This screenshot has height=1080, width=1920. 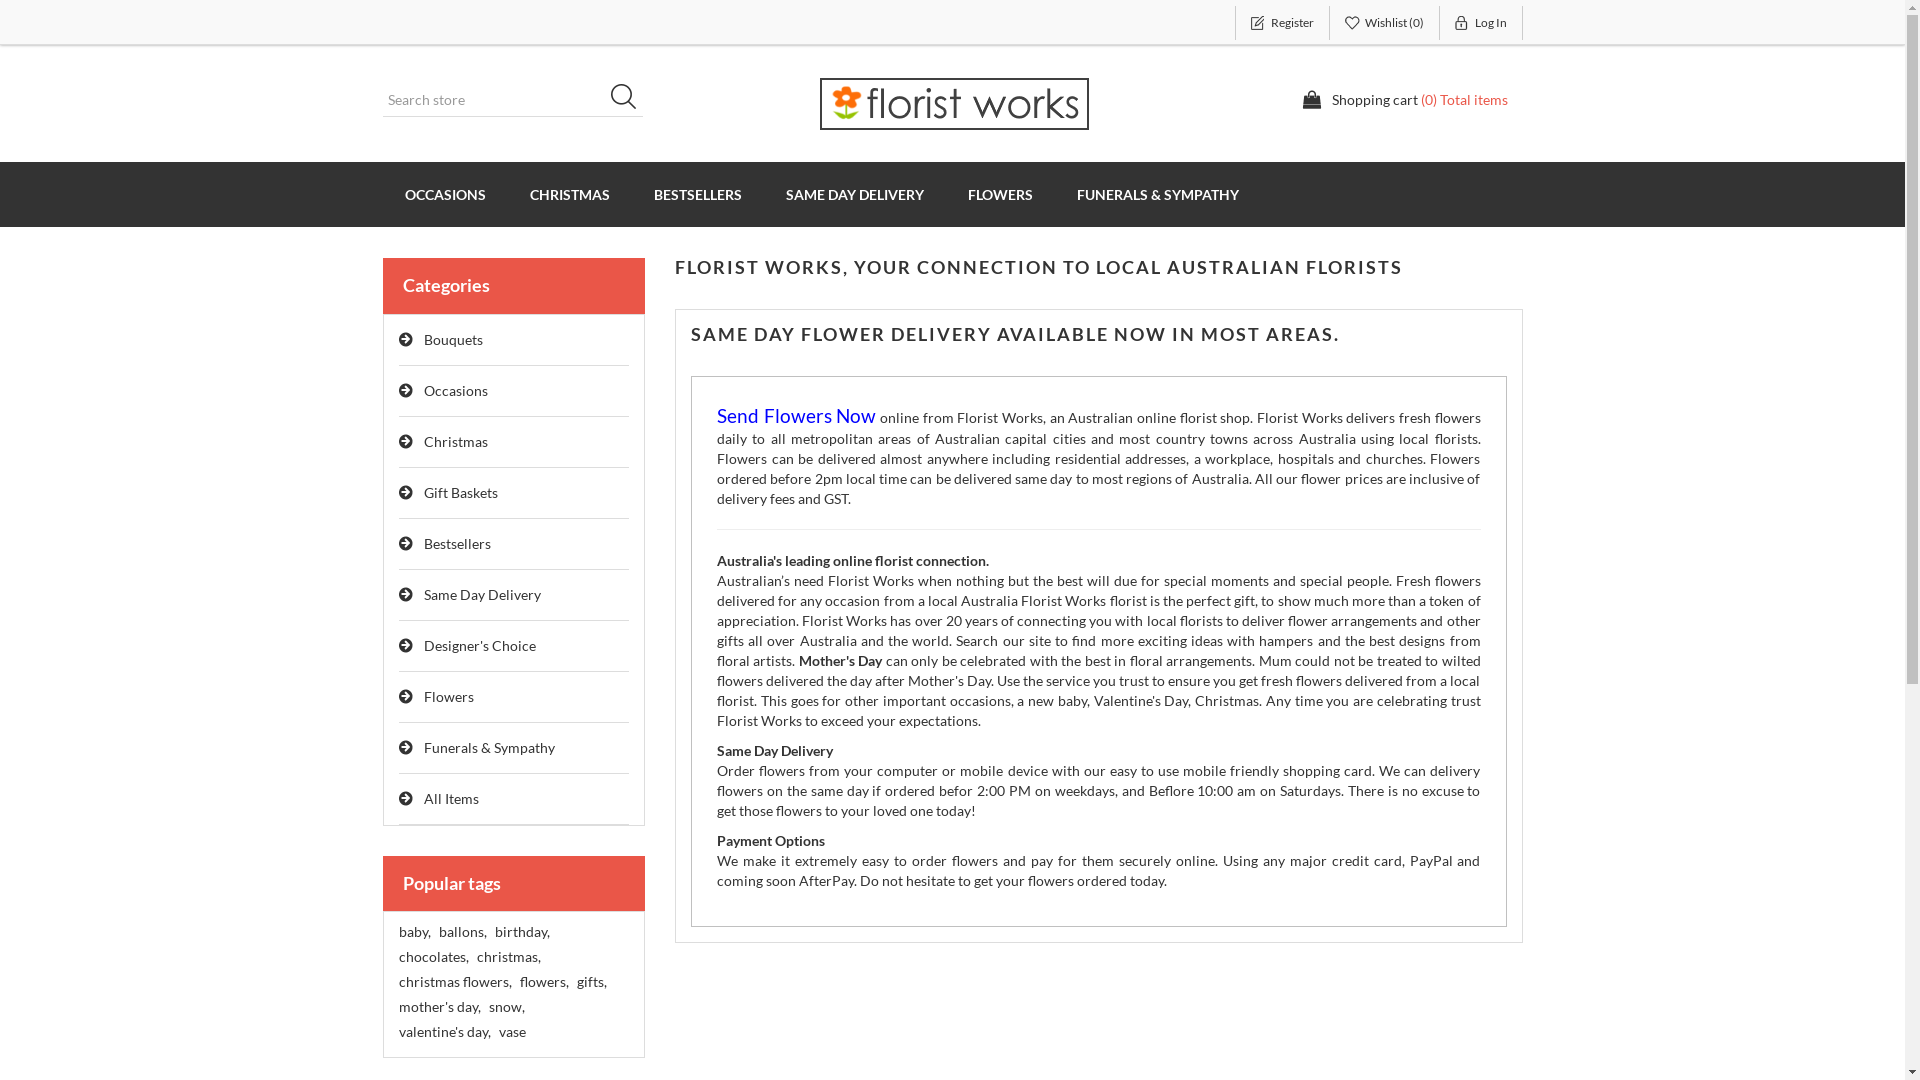 I want to click on 'vase', so click(x=511, y=1032).